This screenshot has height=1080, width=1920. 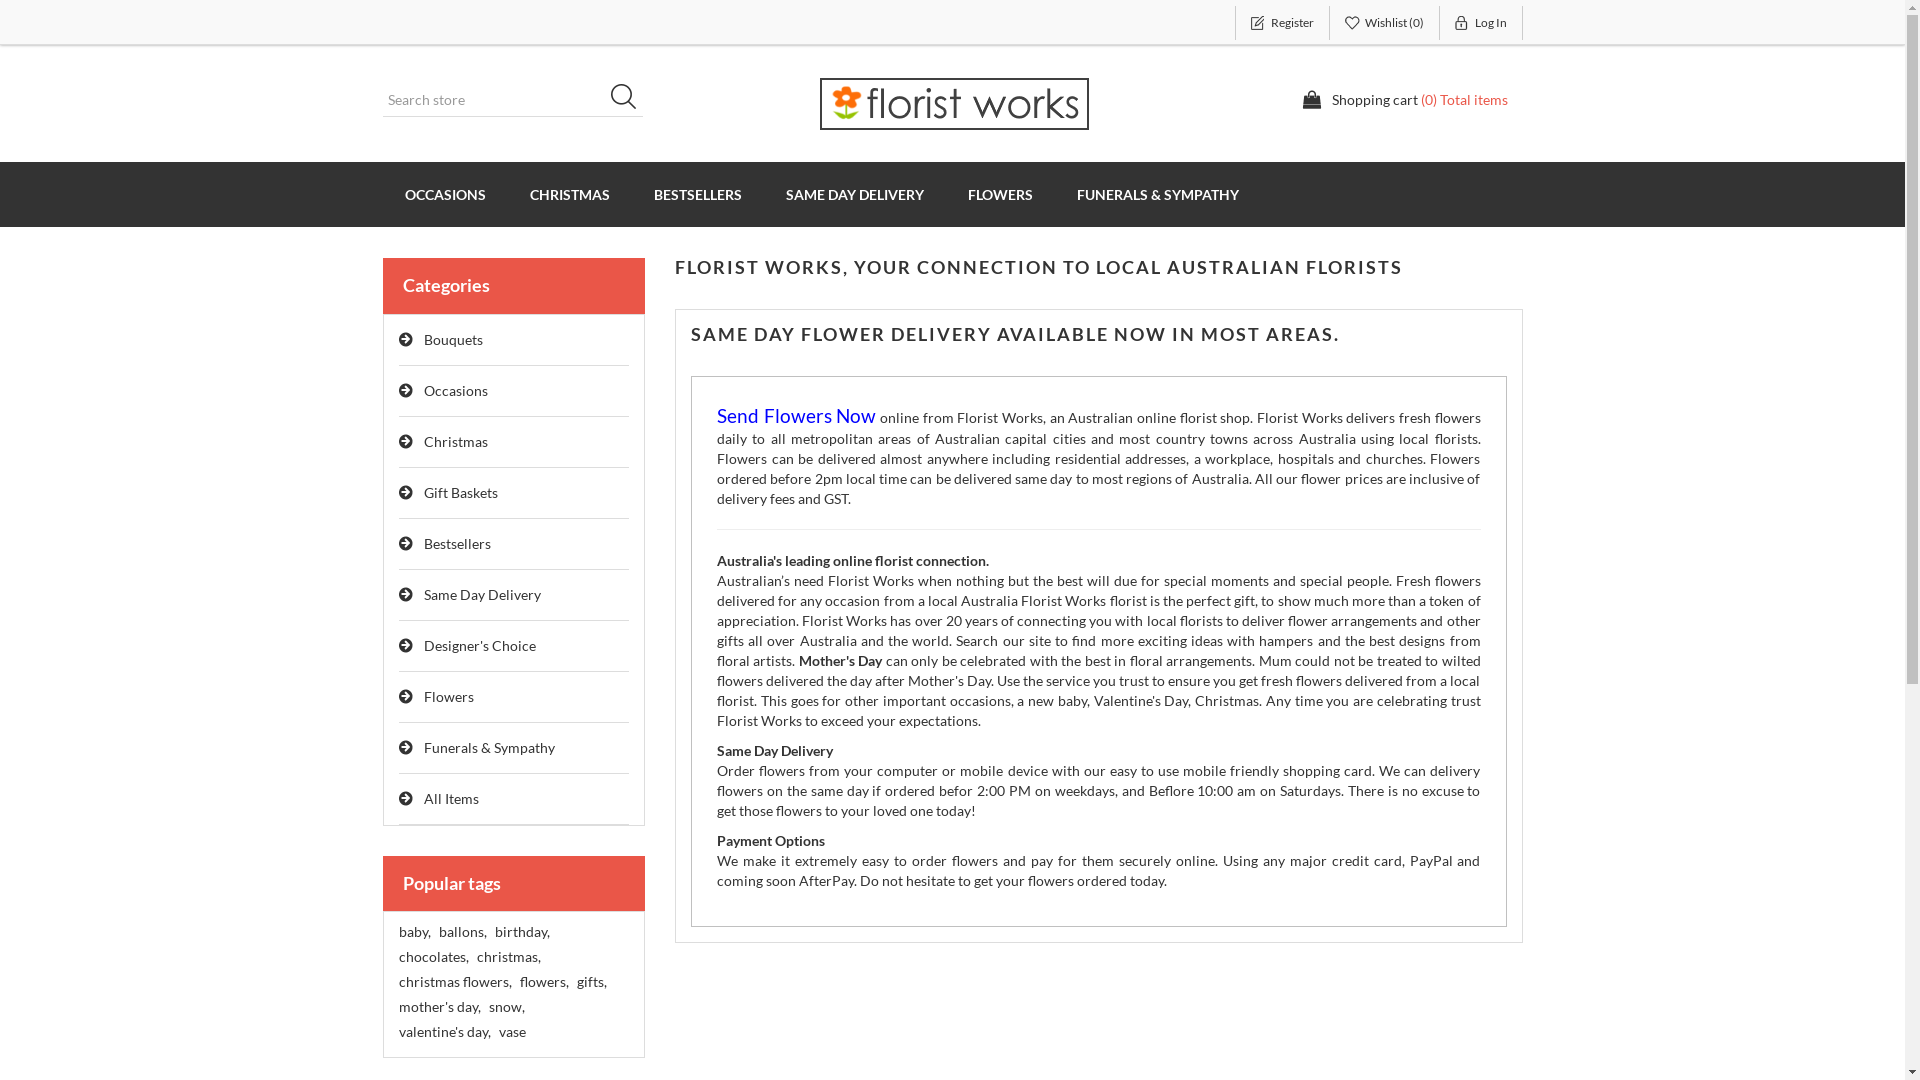 I want to click on 'vase', so click(x=511, y=1032).